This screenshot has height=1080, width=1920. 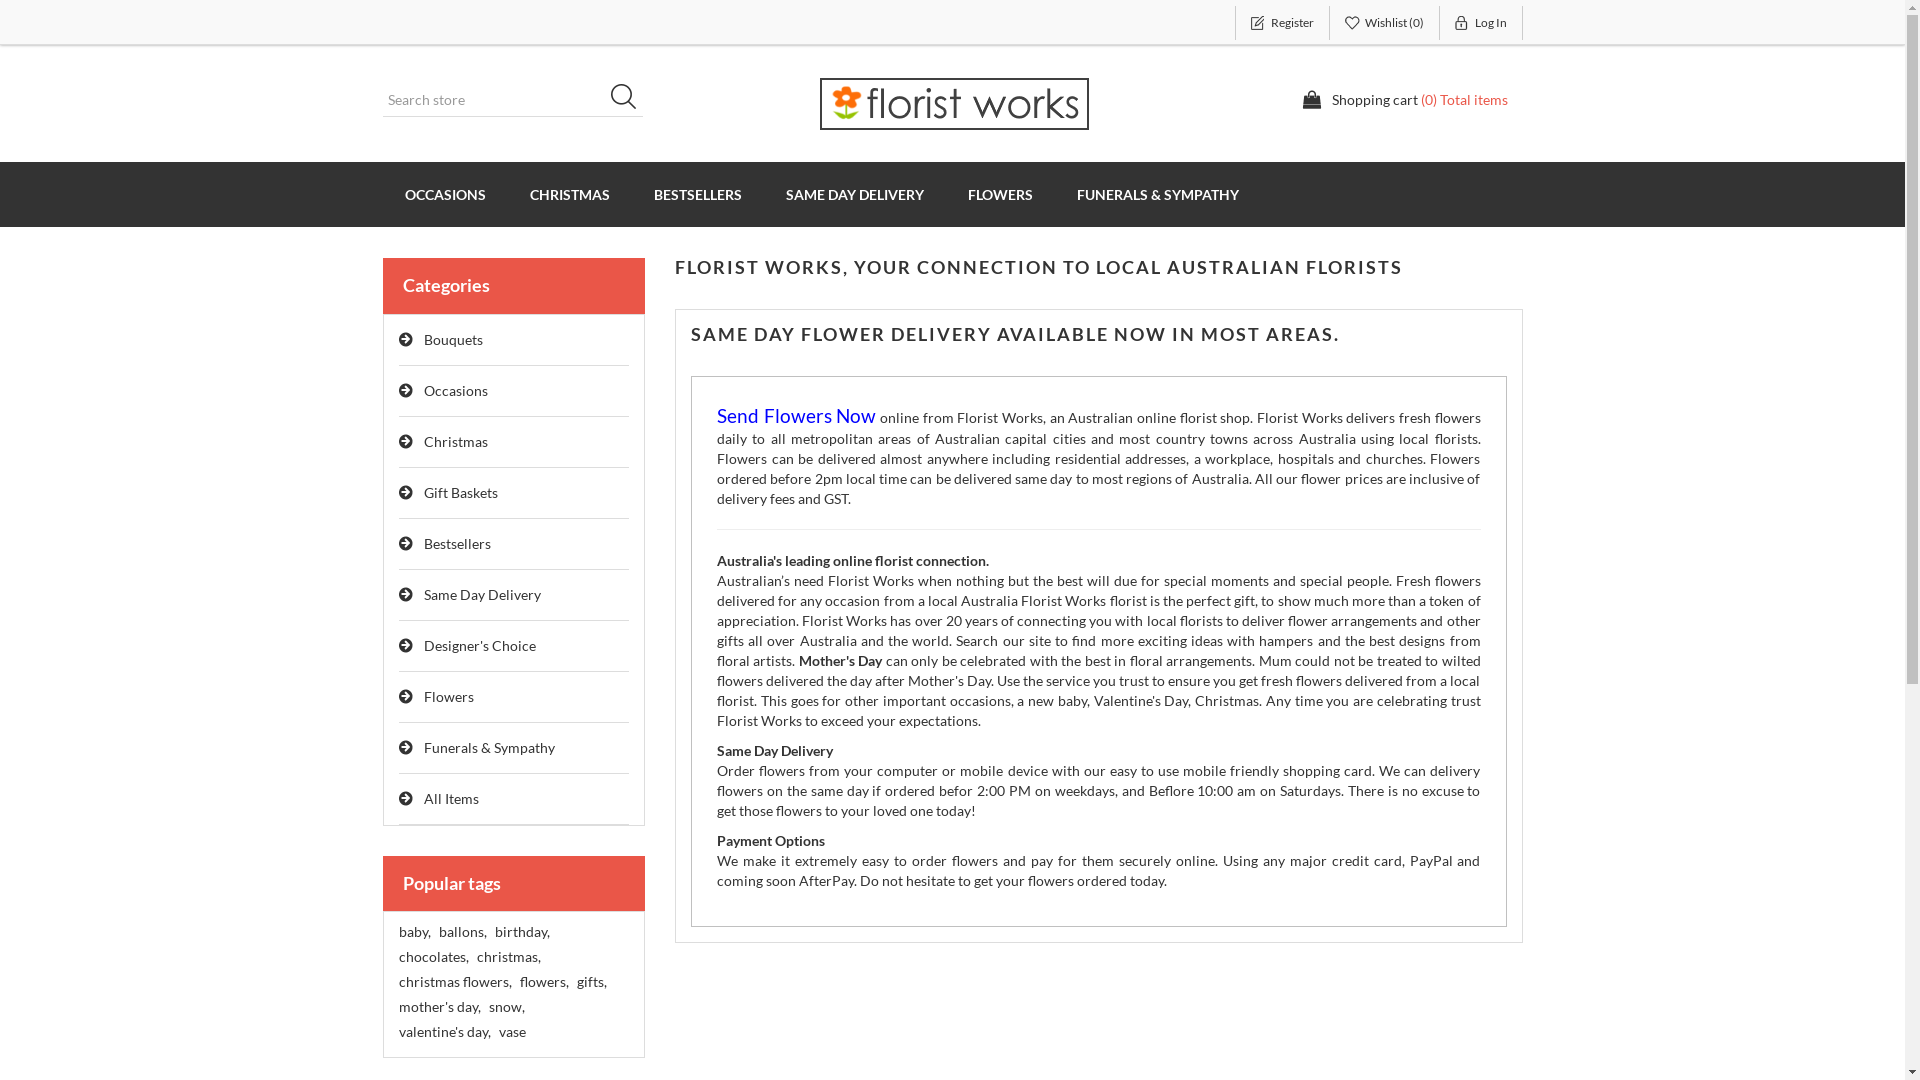 I want to click on 'vase', so click(x=511, y=1032).